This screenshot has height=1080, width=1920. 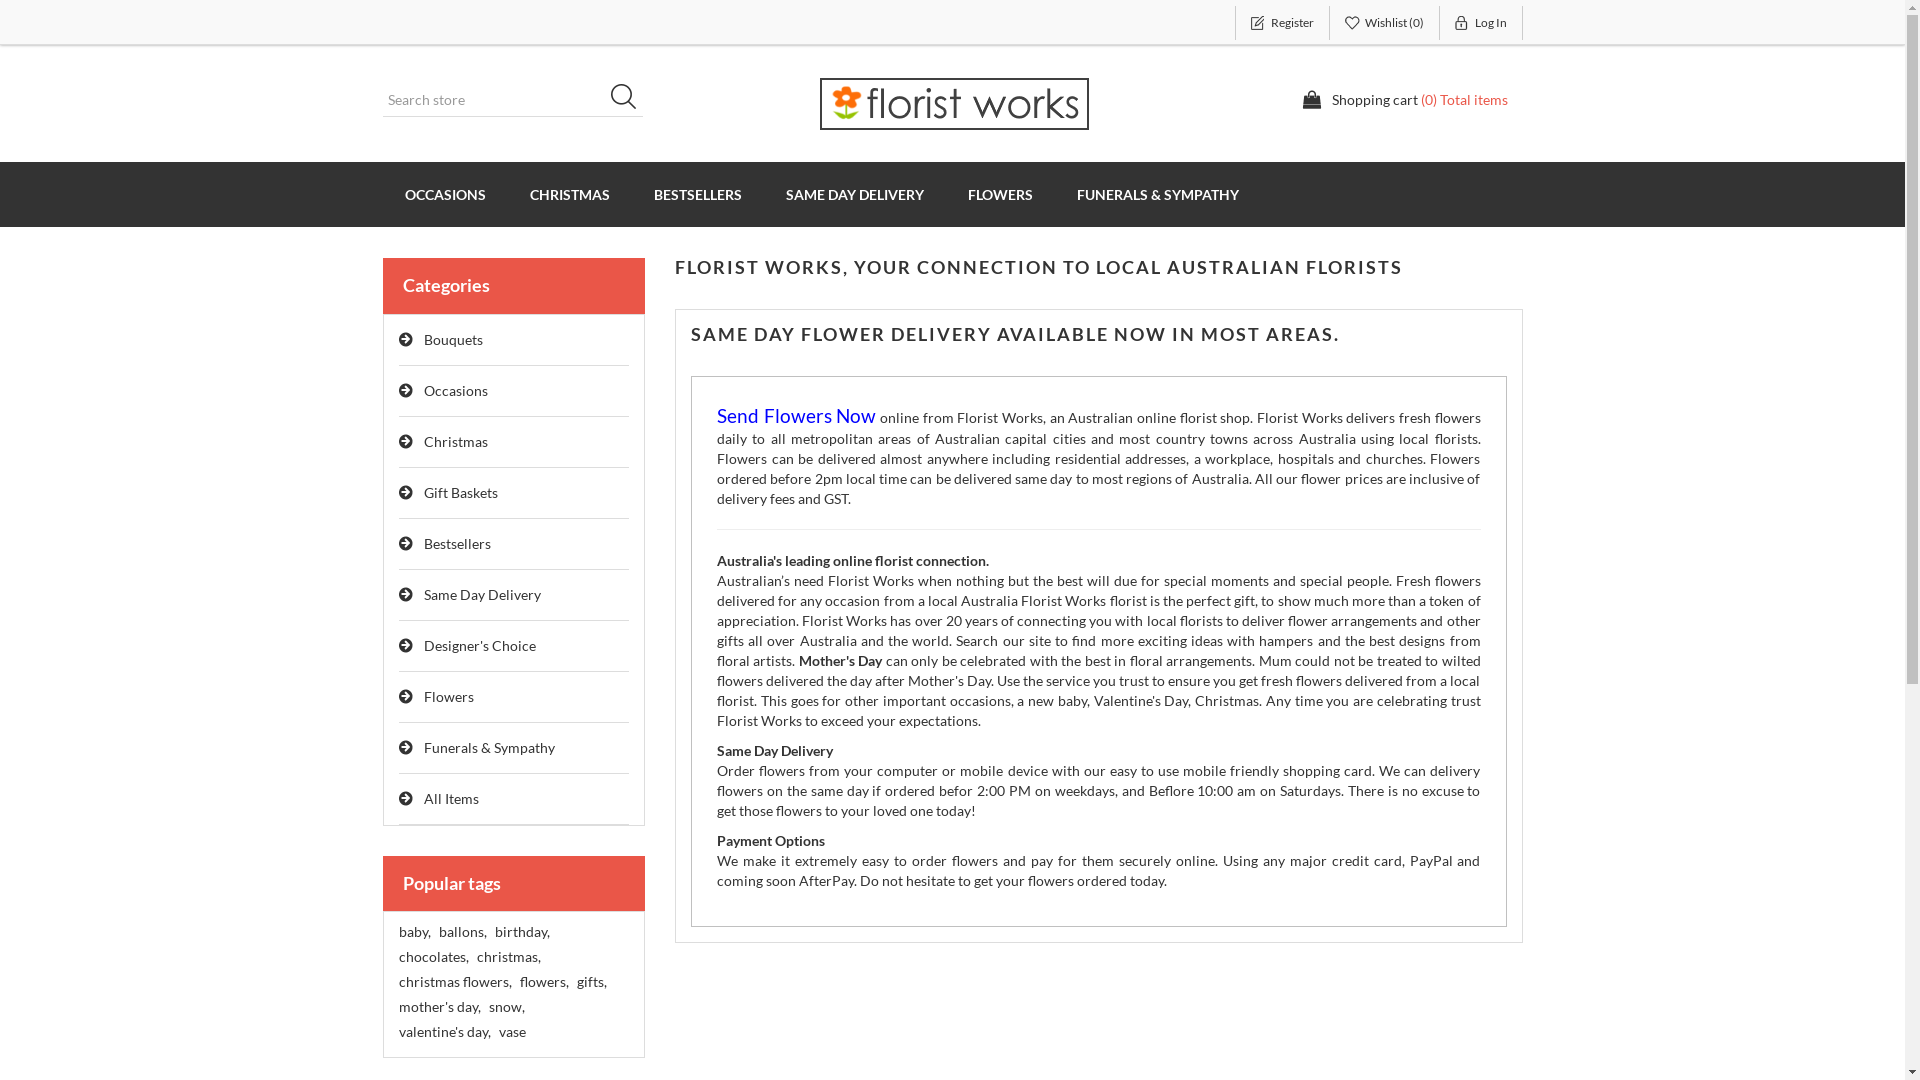 I want to click on 'vase', so click(x=511, y=1032).